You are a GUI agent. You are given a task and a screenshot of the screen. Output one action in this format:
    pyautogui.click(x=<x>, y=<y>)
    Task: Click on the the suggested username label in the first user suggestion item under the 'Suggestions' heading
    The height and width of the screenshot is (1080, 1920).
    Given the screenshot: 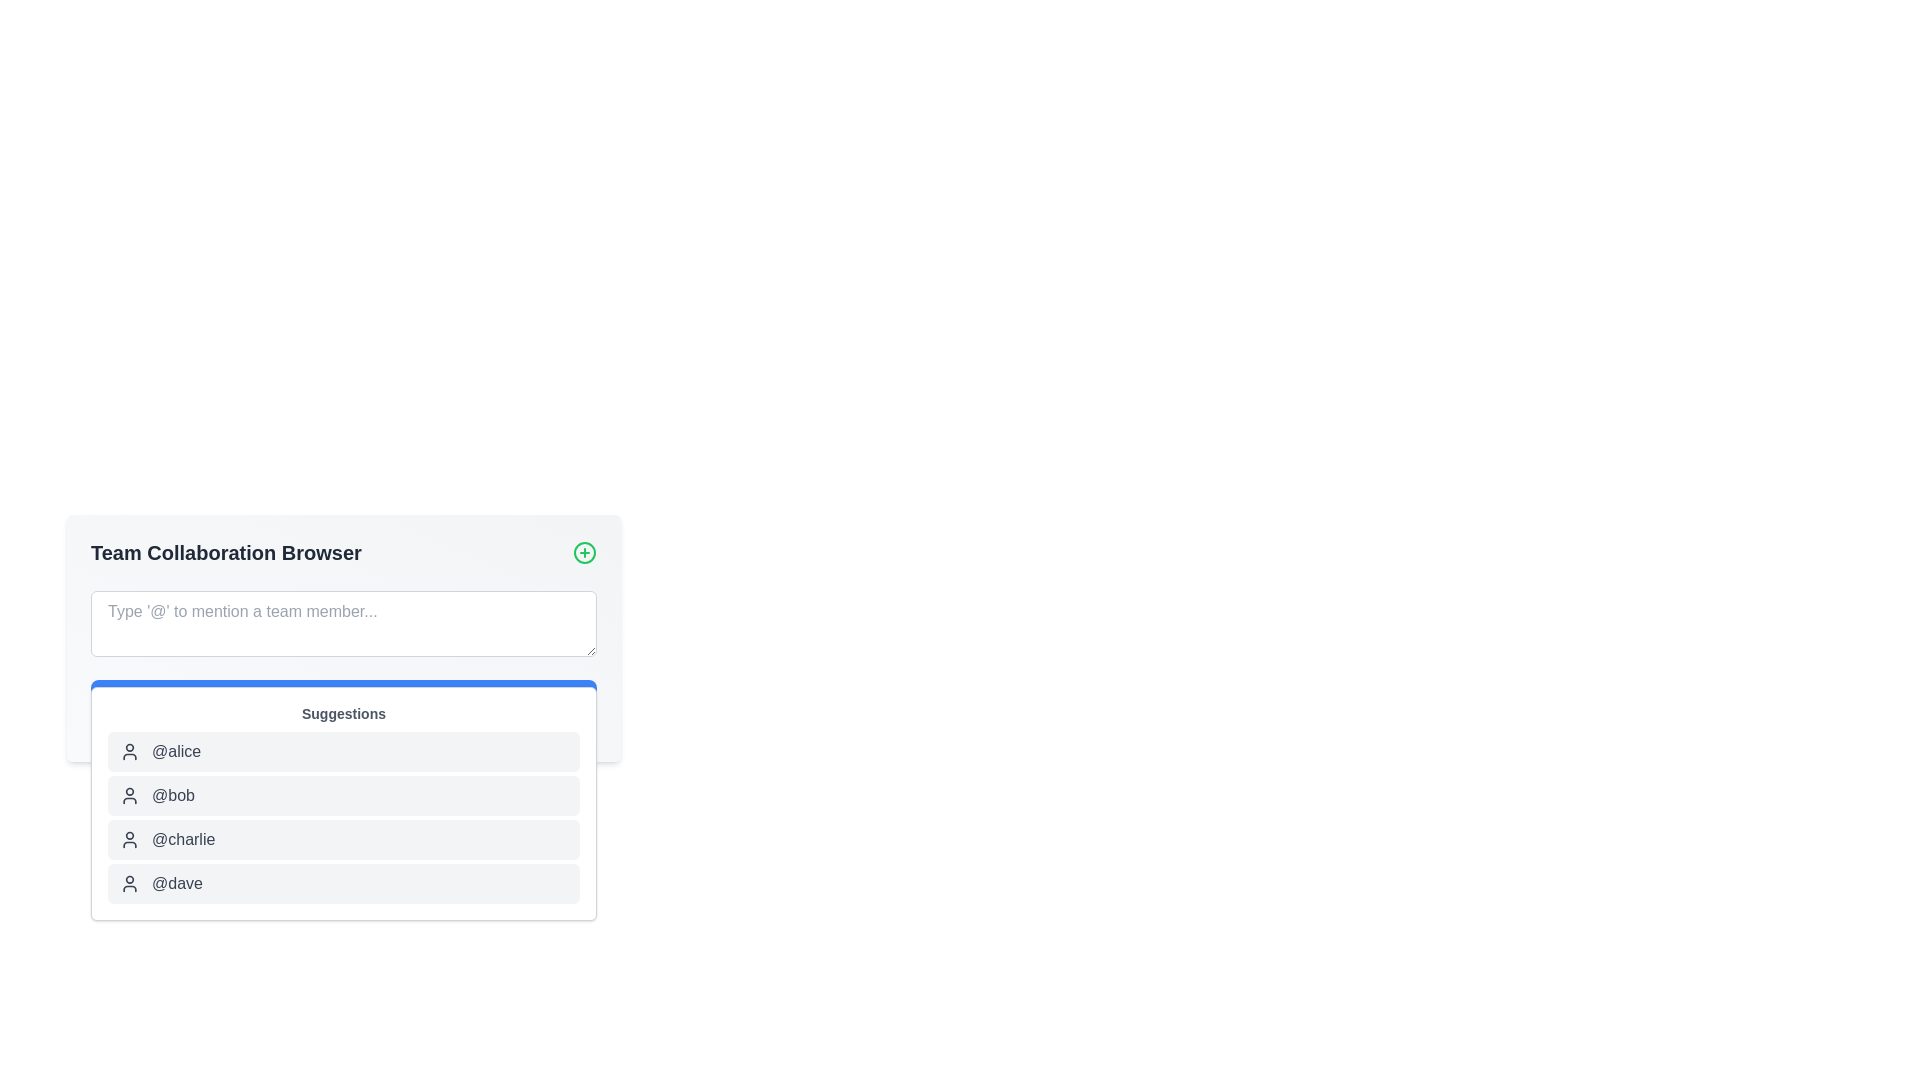 What is the action you would take?
    pyautogui.click(x=176, y=752)
    